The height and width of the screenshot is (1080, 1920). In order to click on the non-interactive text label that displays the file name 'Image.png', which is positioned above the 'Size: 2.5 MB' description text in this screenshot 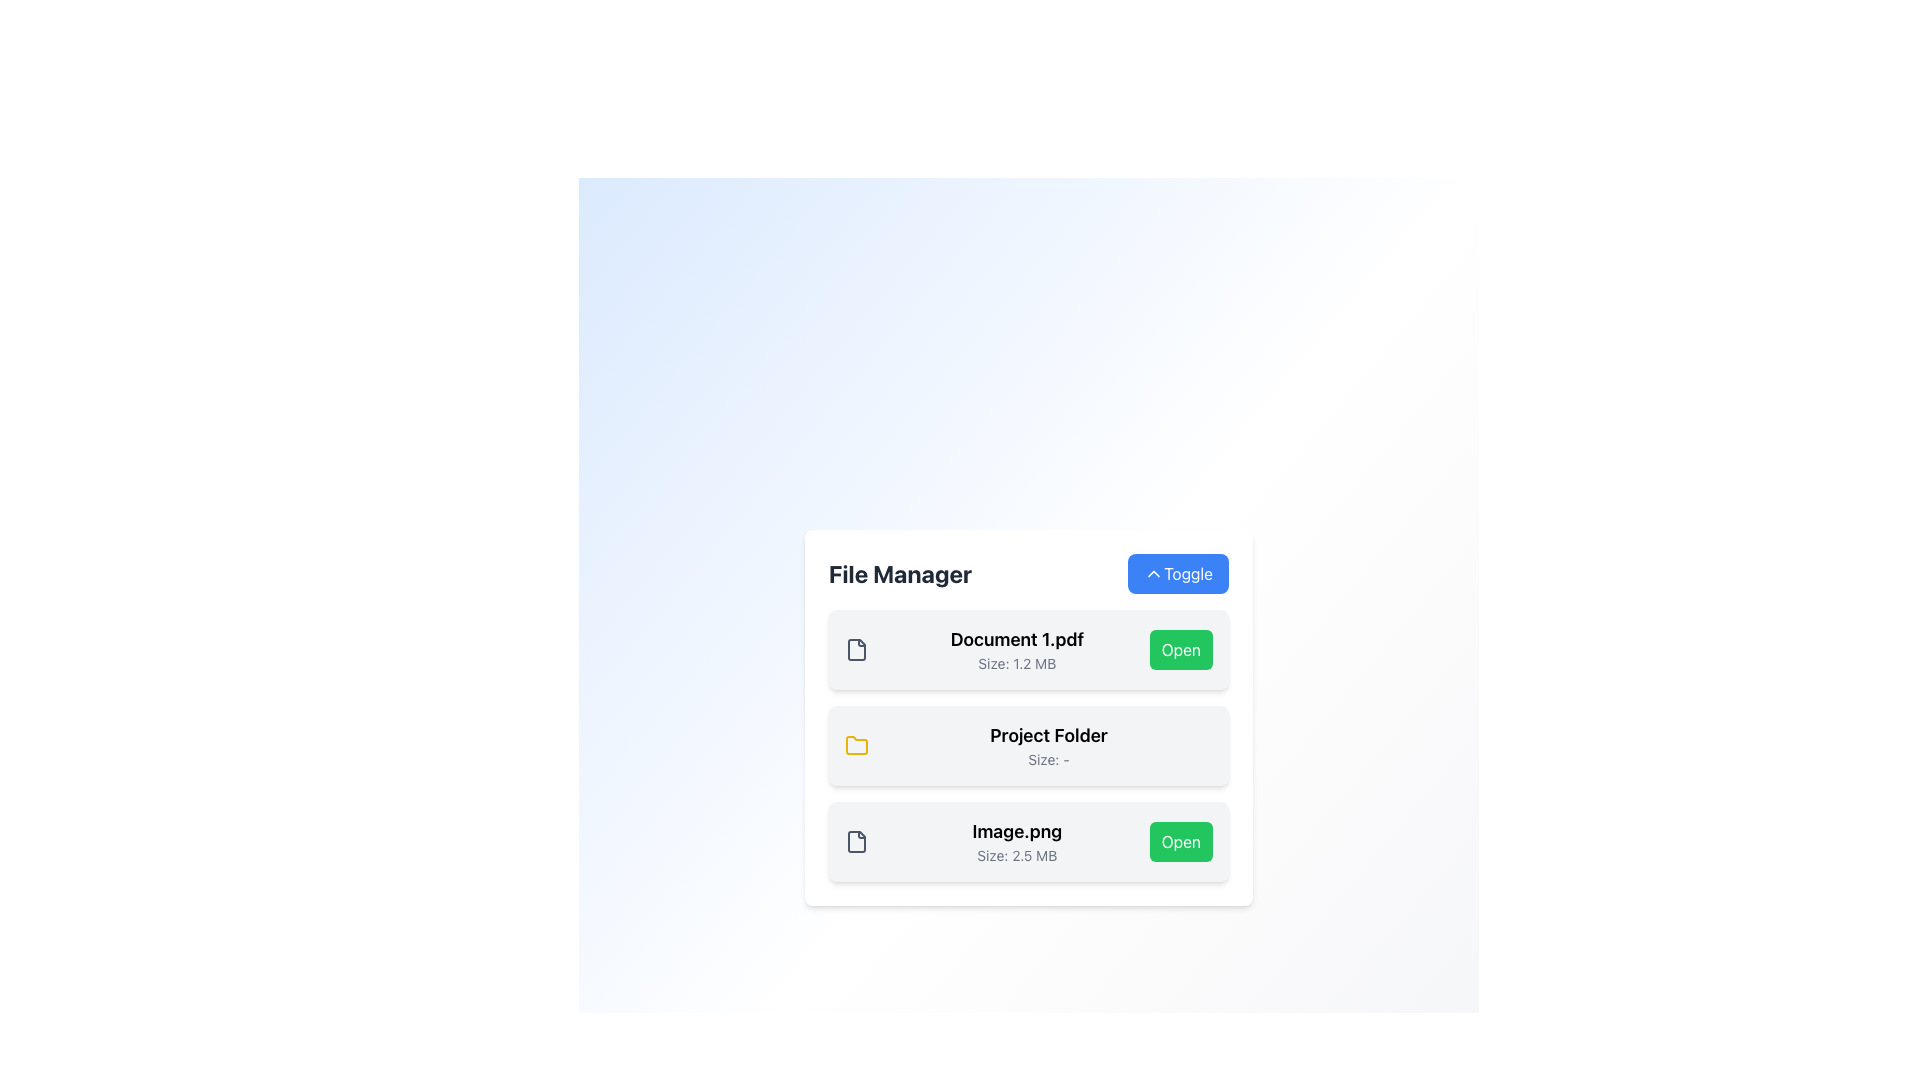, I will do `click(1017, 832)`.